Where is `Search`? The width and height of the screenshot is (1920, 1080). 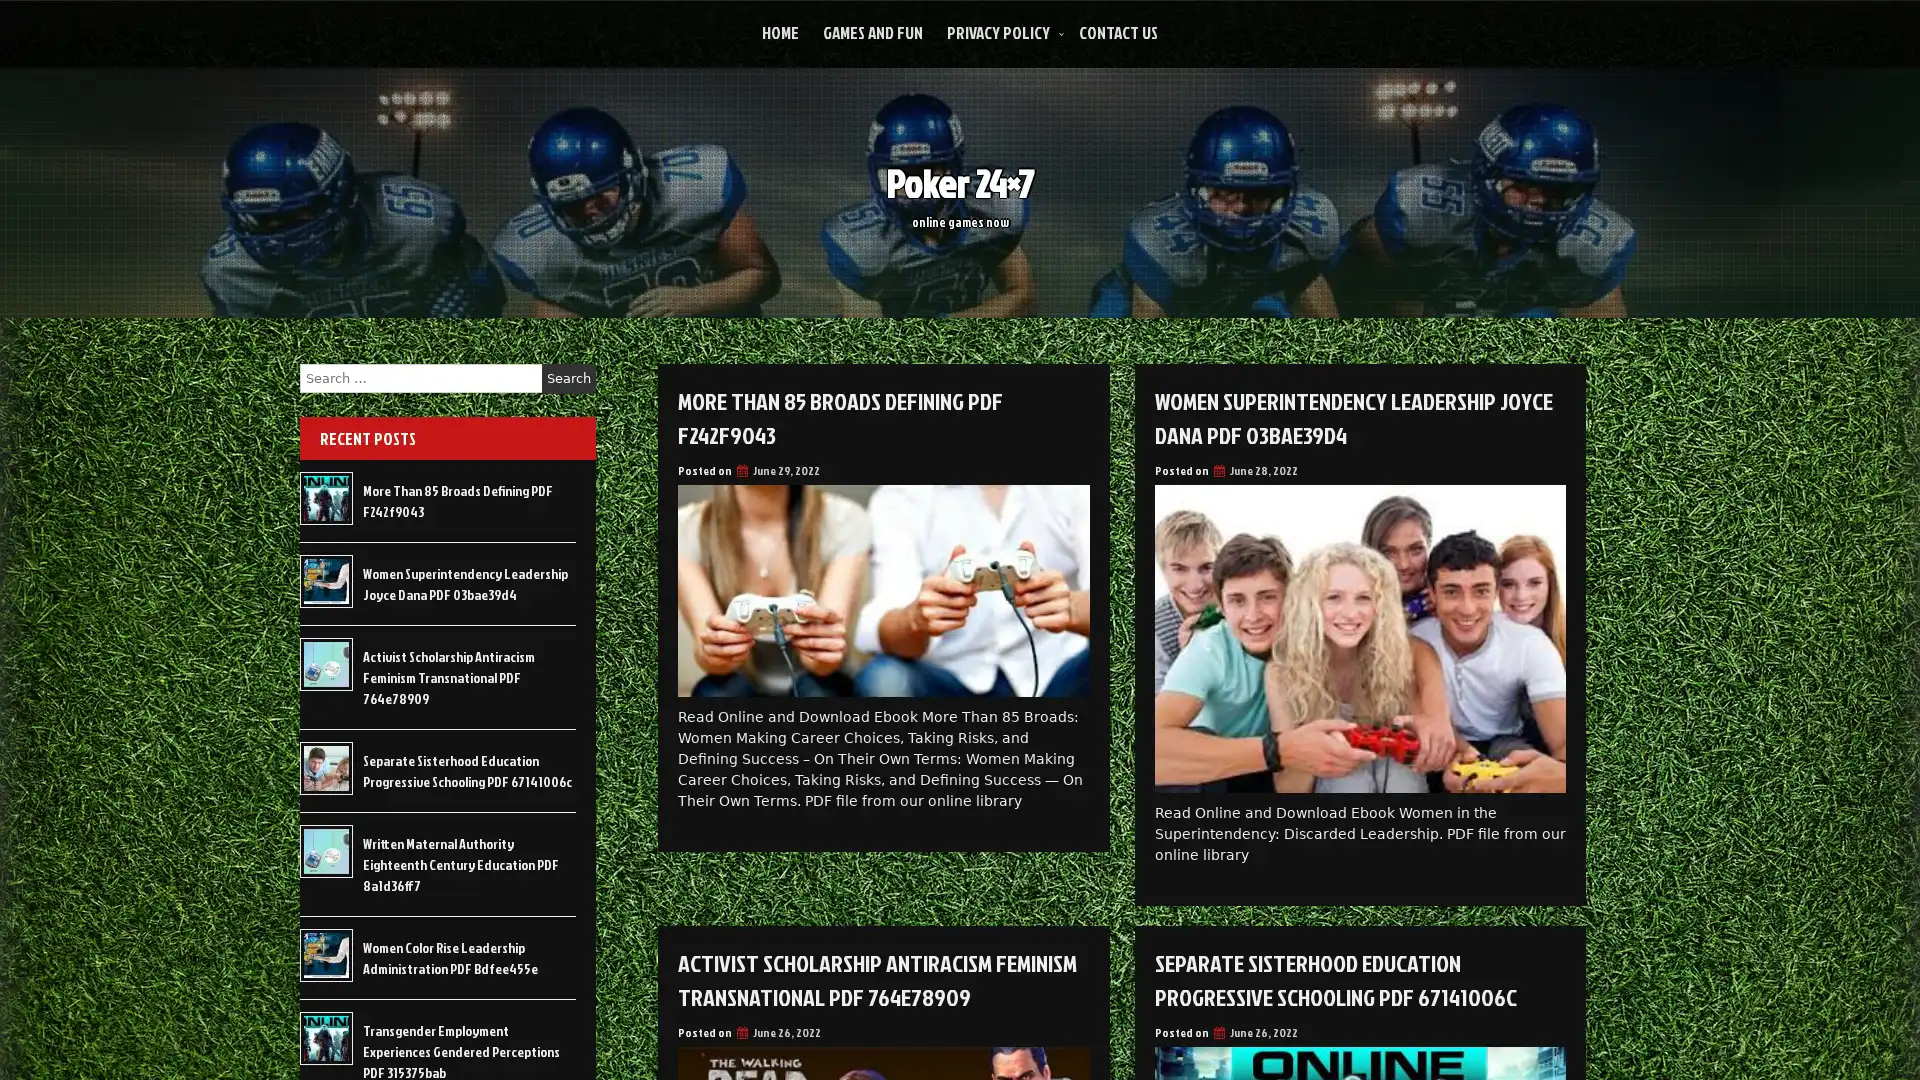
Search is located at coordinates (568, 378).